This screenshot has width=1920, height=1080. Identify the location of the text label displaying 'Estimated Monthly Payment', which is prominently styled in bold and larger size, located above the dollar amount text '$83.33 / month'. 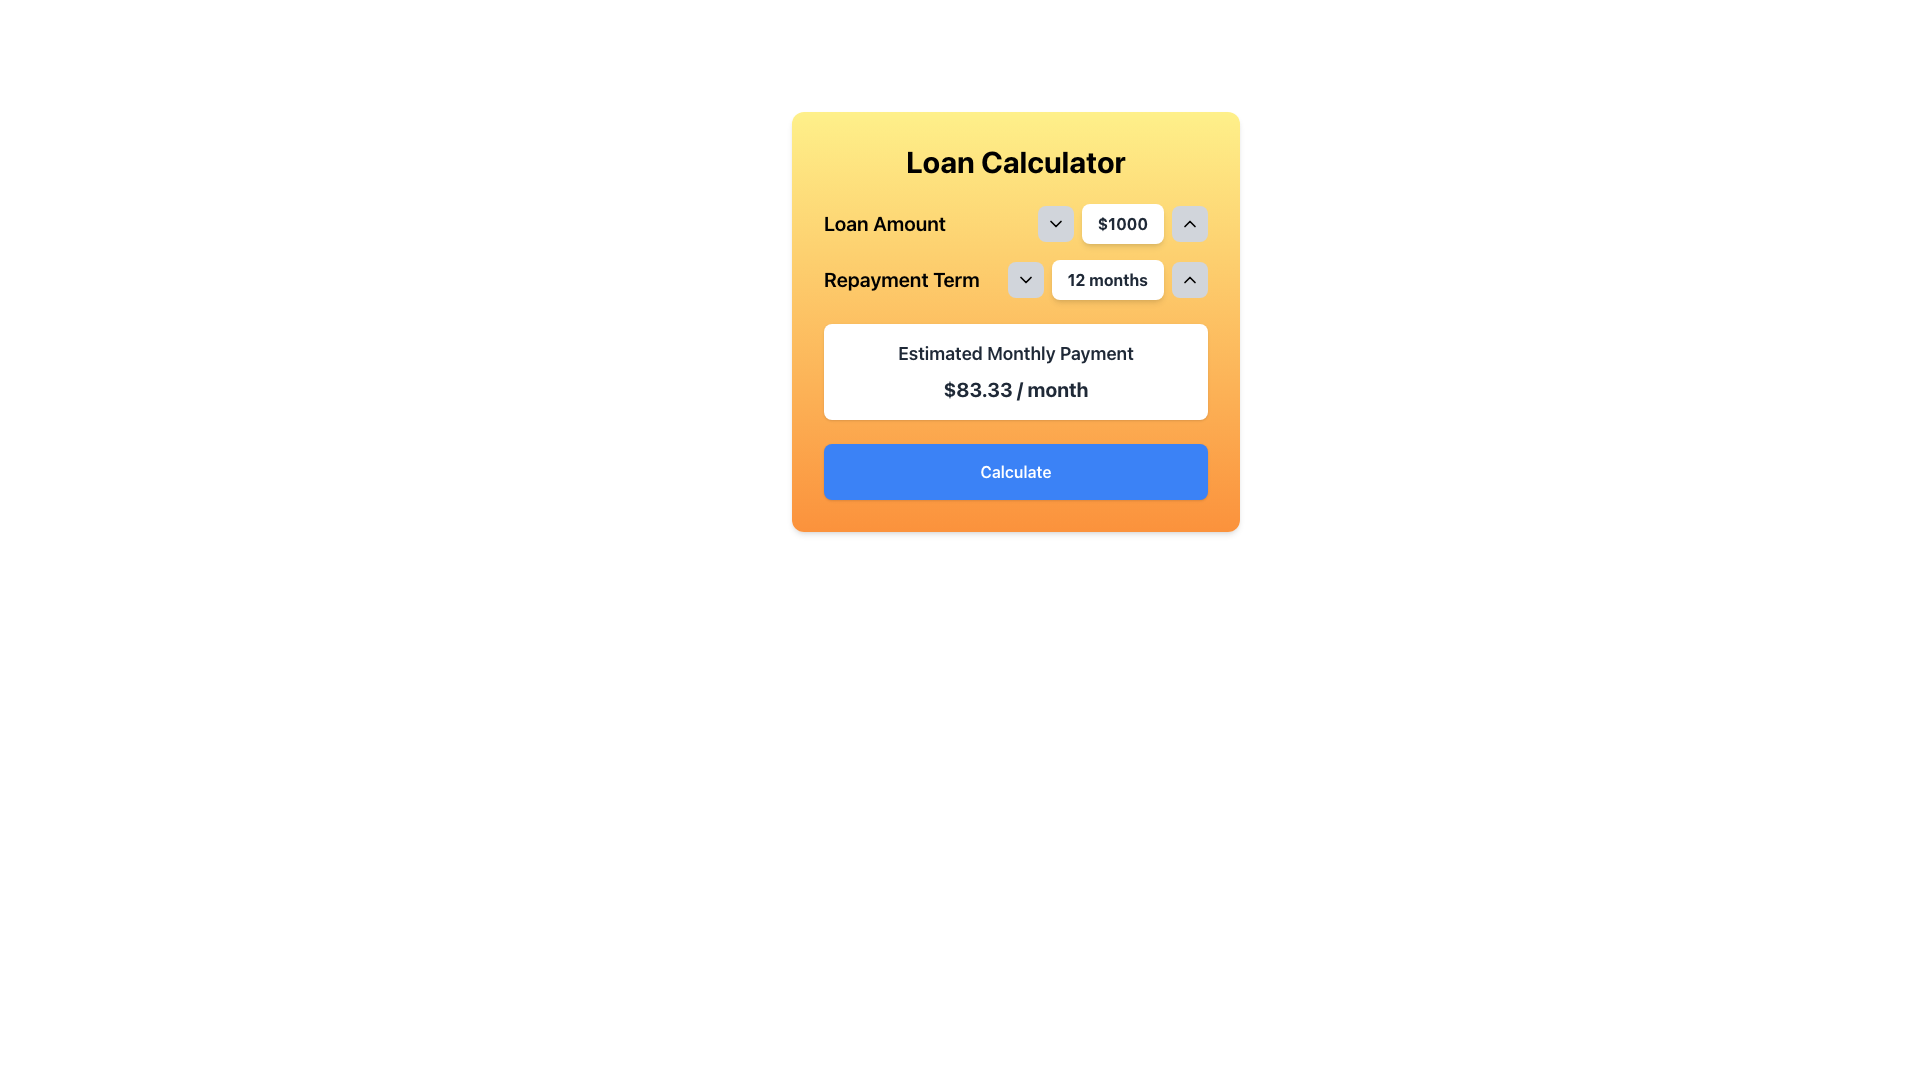
(1016, 353).